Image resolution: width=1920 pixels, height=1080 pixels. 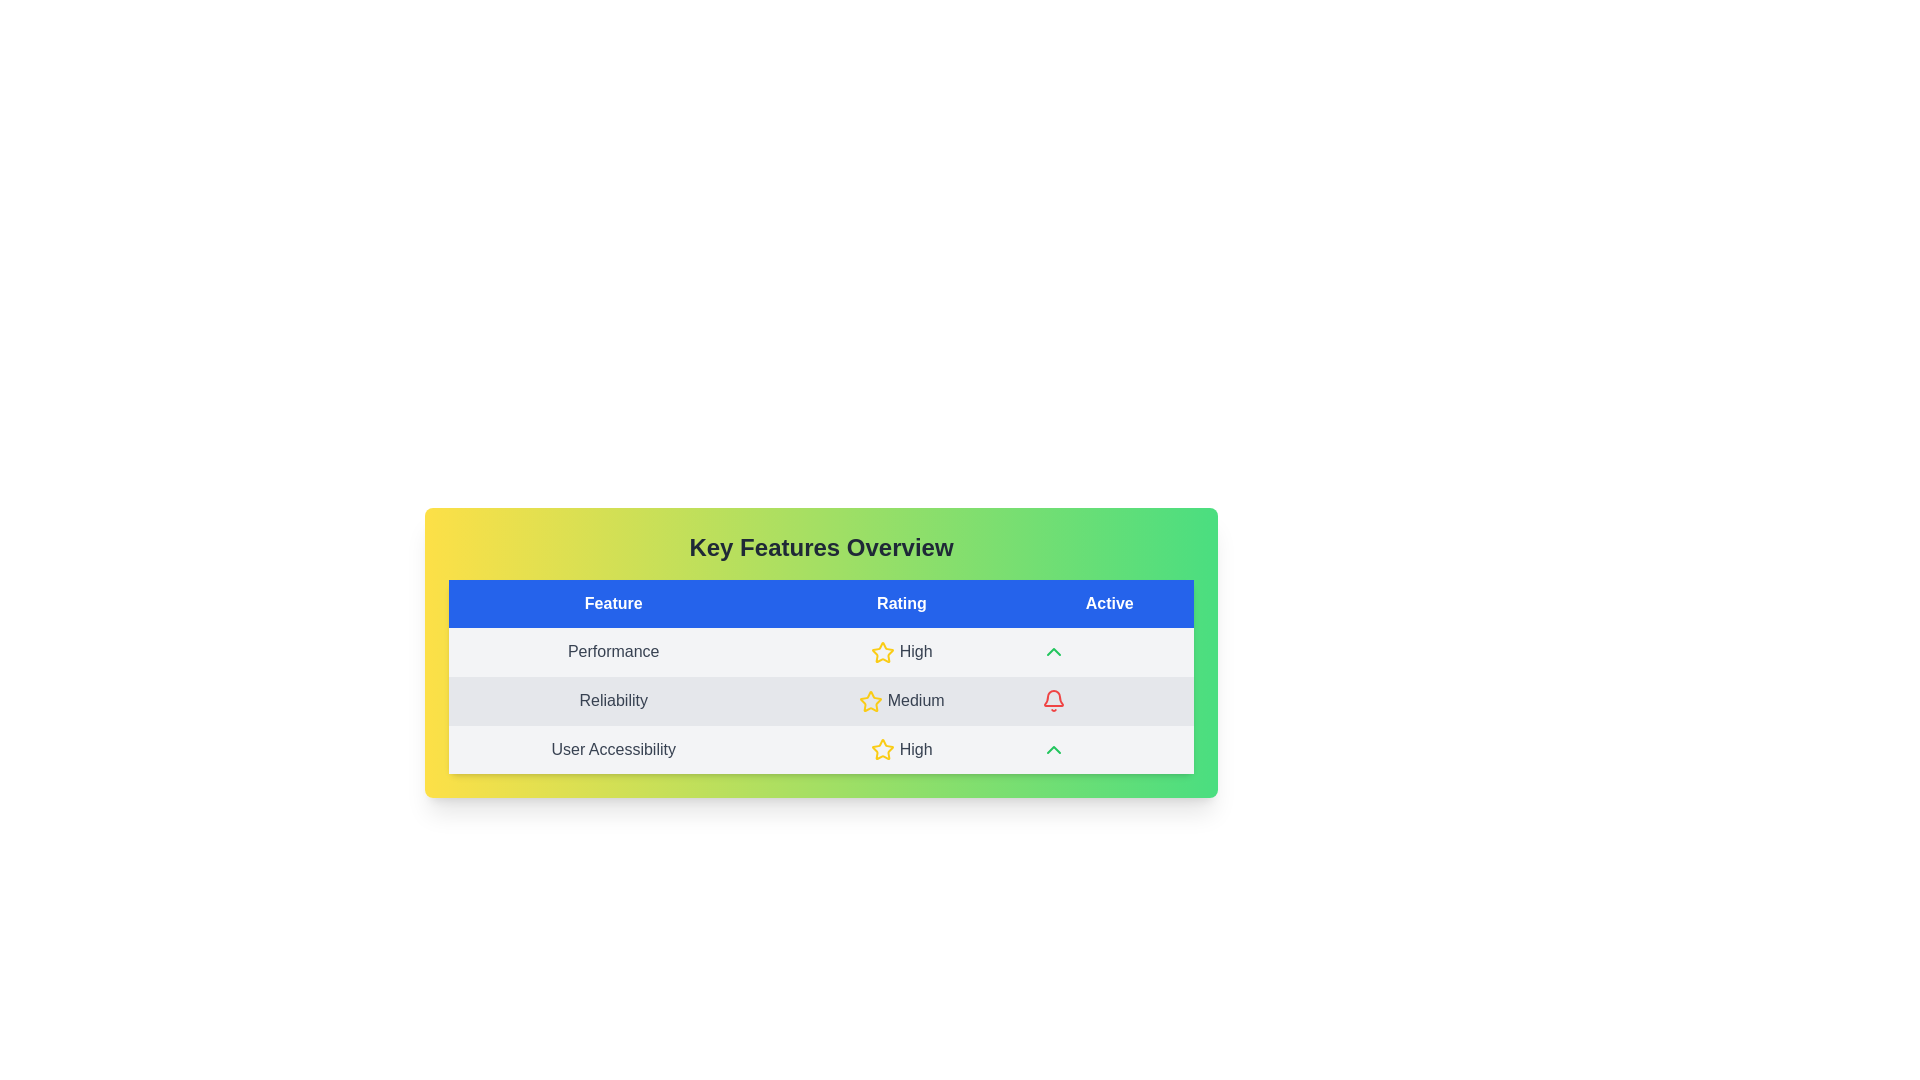 I want to click on the 'Feature' header label in the table, which is the first column header located at the leftmost segment among its siblings 'Rating' and 'Active', so click(x=612, y=603).